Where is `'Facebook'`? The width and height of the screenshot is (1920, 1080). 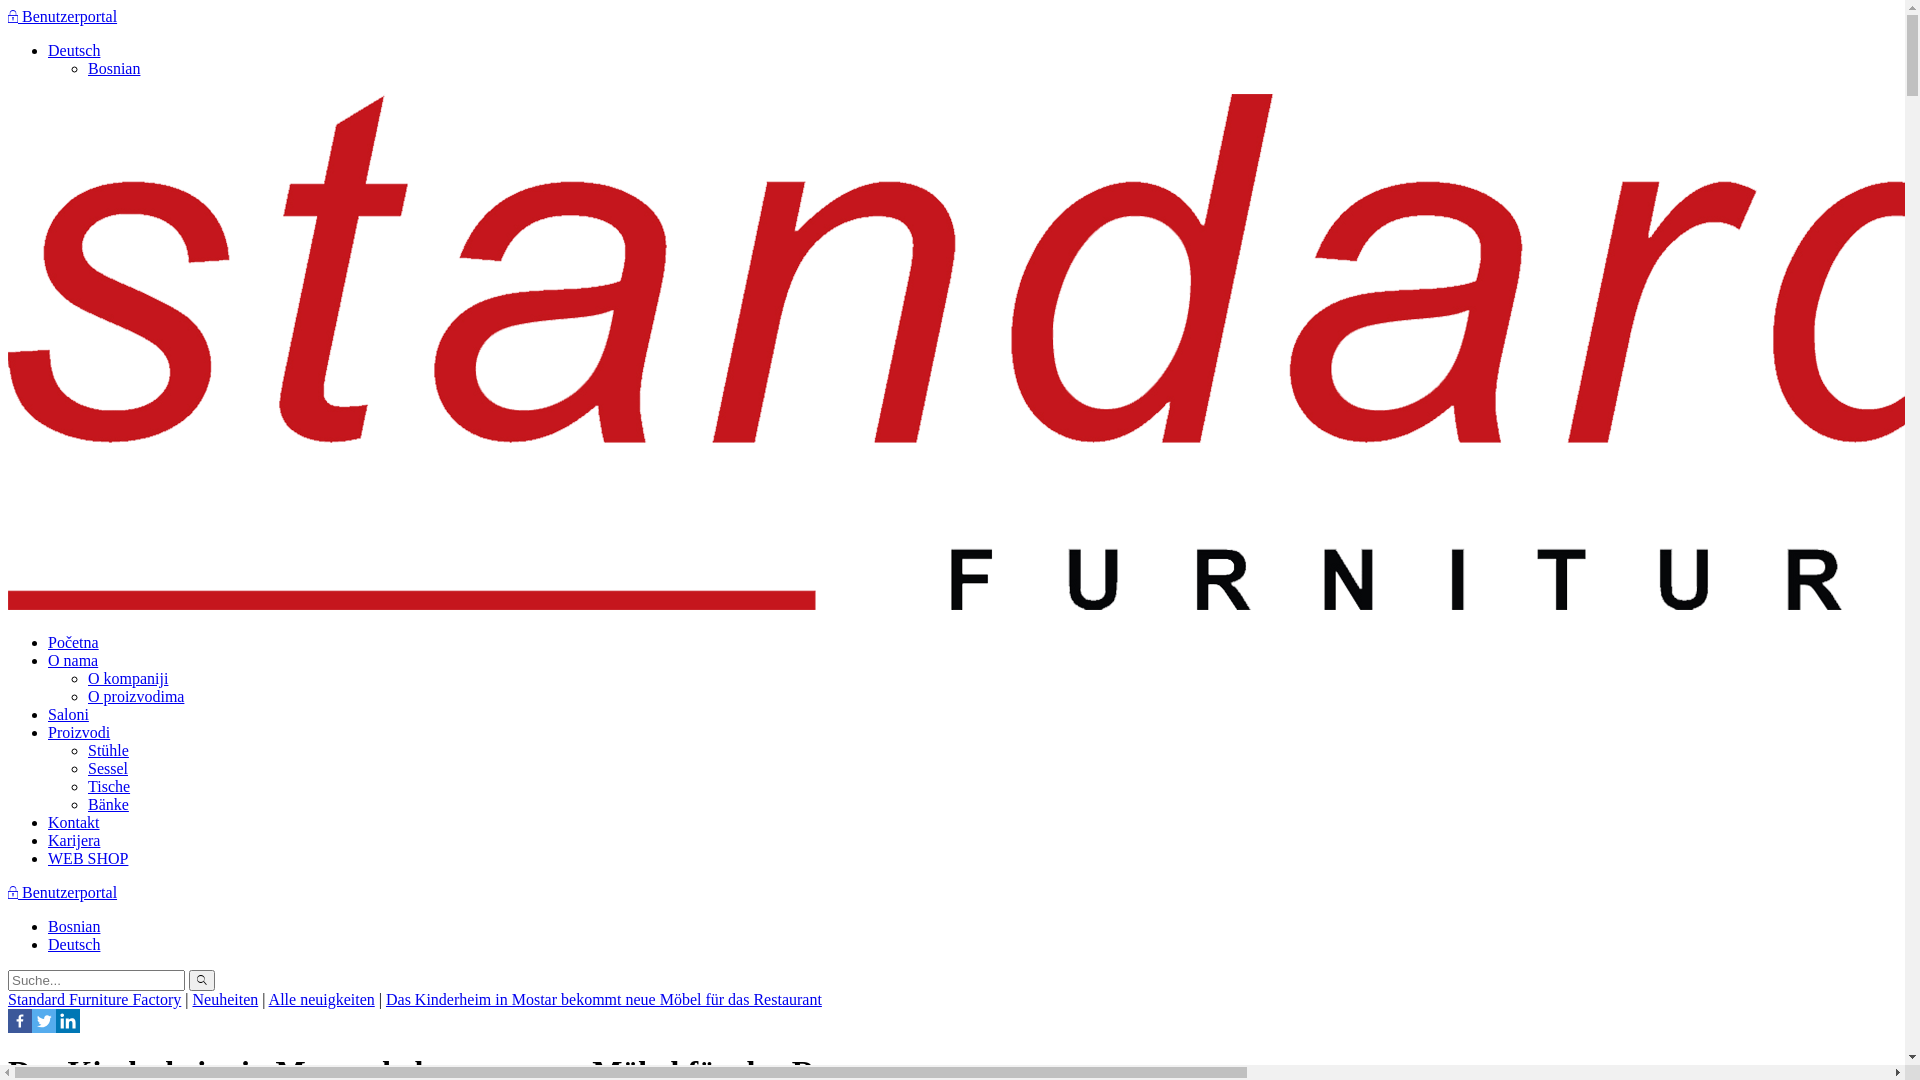
'Facebook' is located at coordinates (8, 1021).